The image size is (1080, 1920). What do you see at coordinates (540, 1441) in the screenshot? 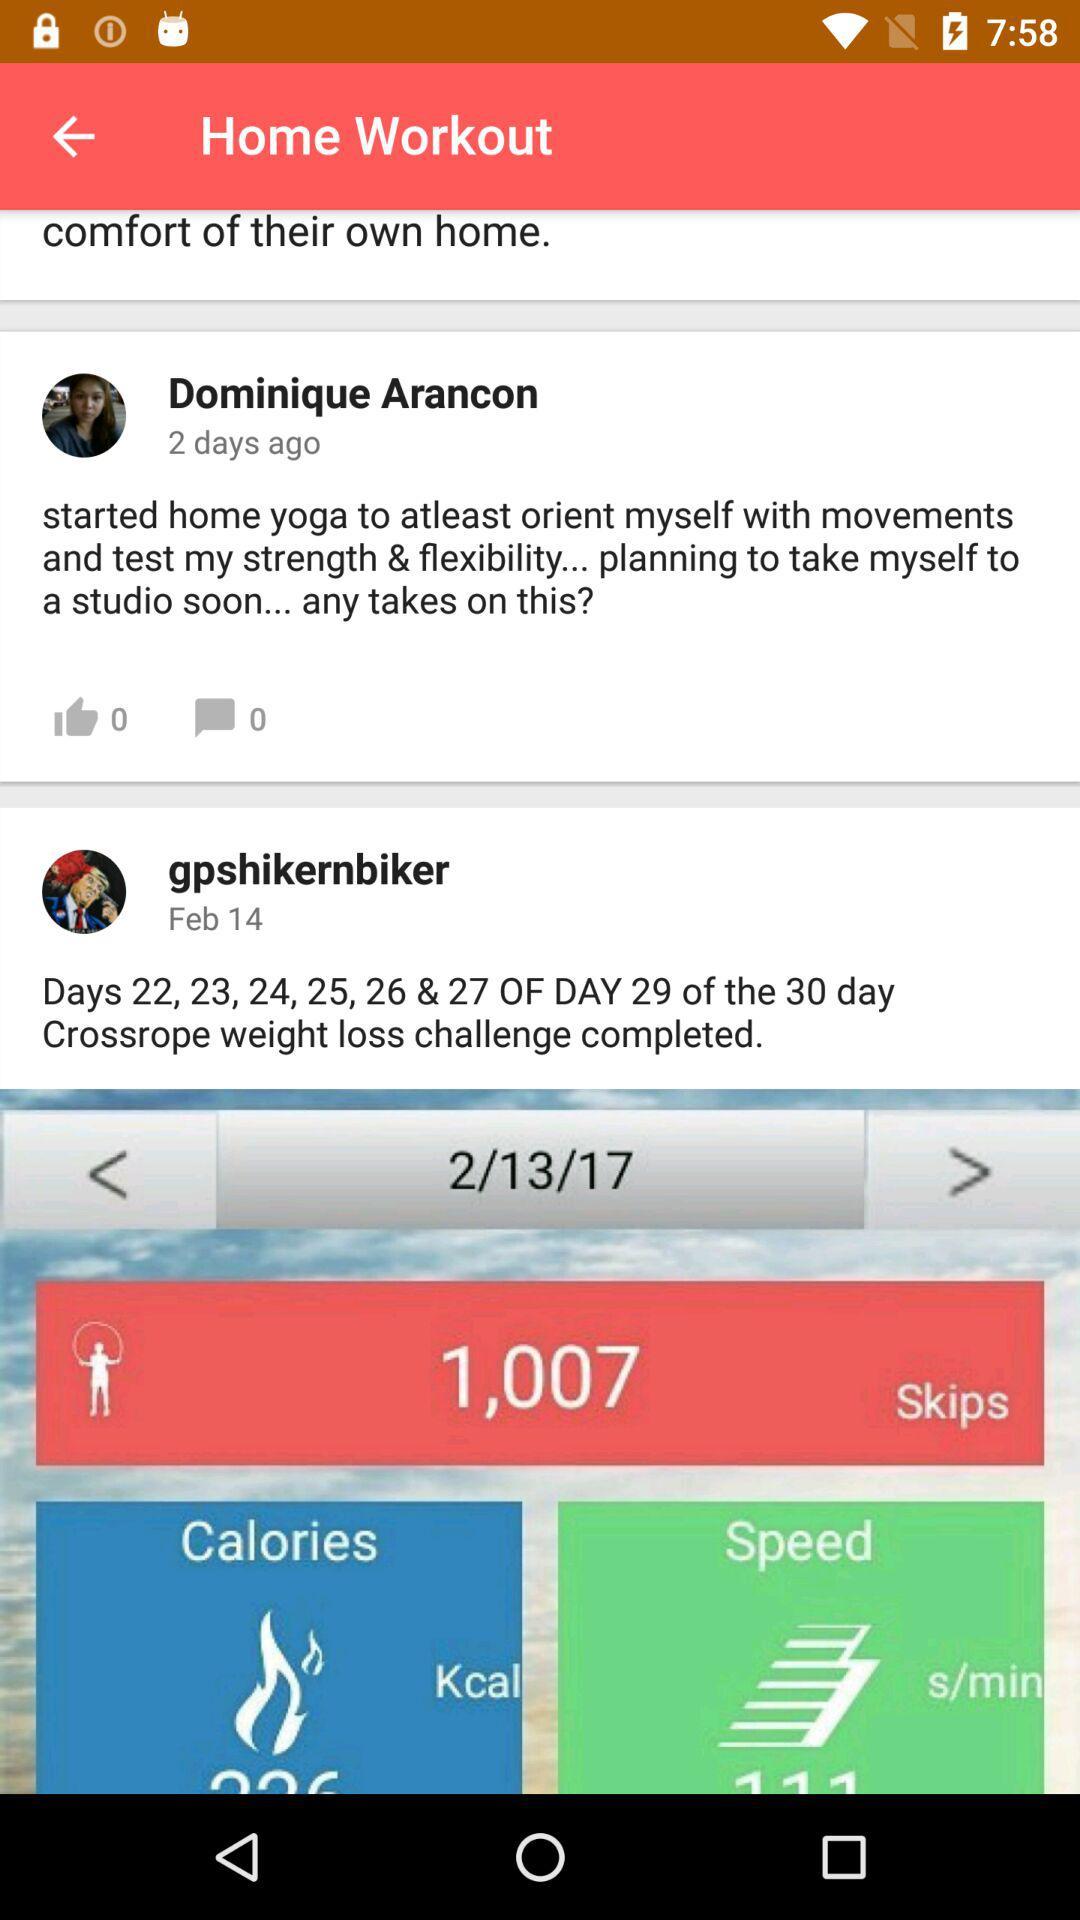
I see `next` at bounding box center [540, 1441].